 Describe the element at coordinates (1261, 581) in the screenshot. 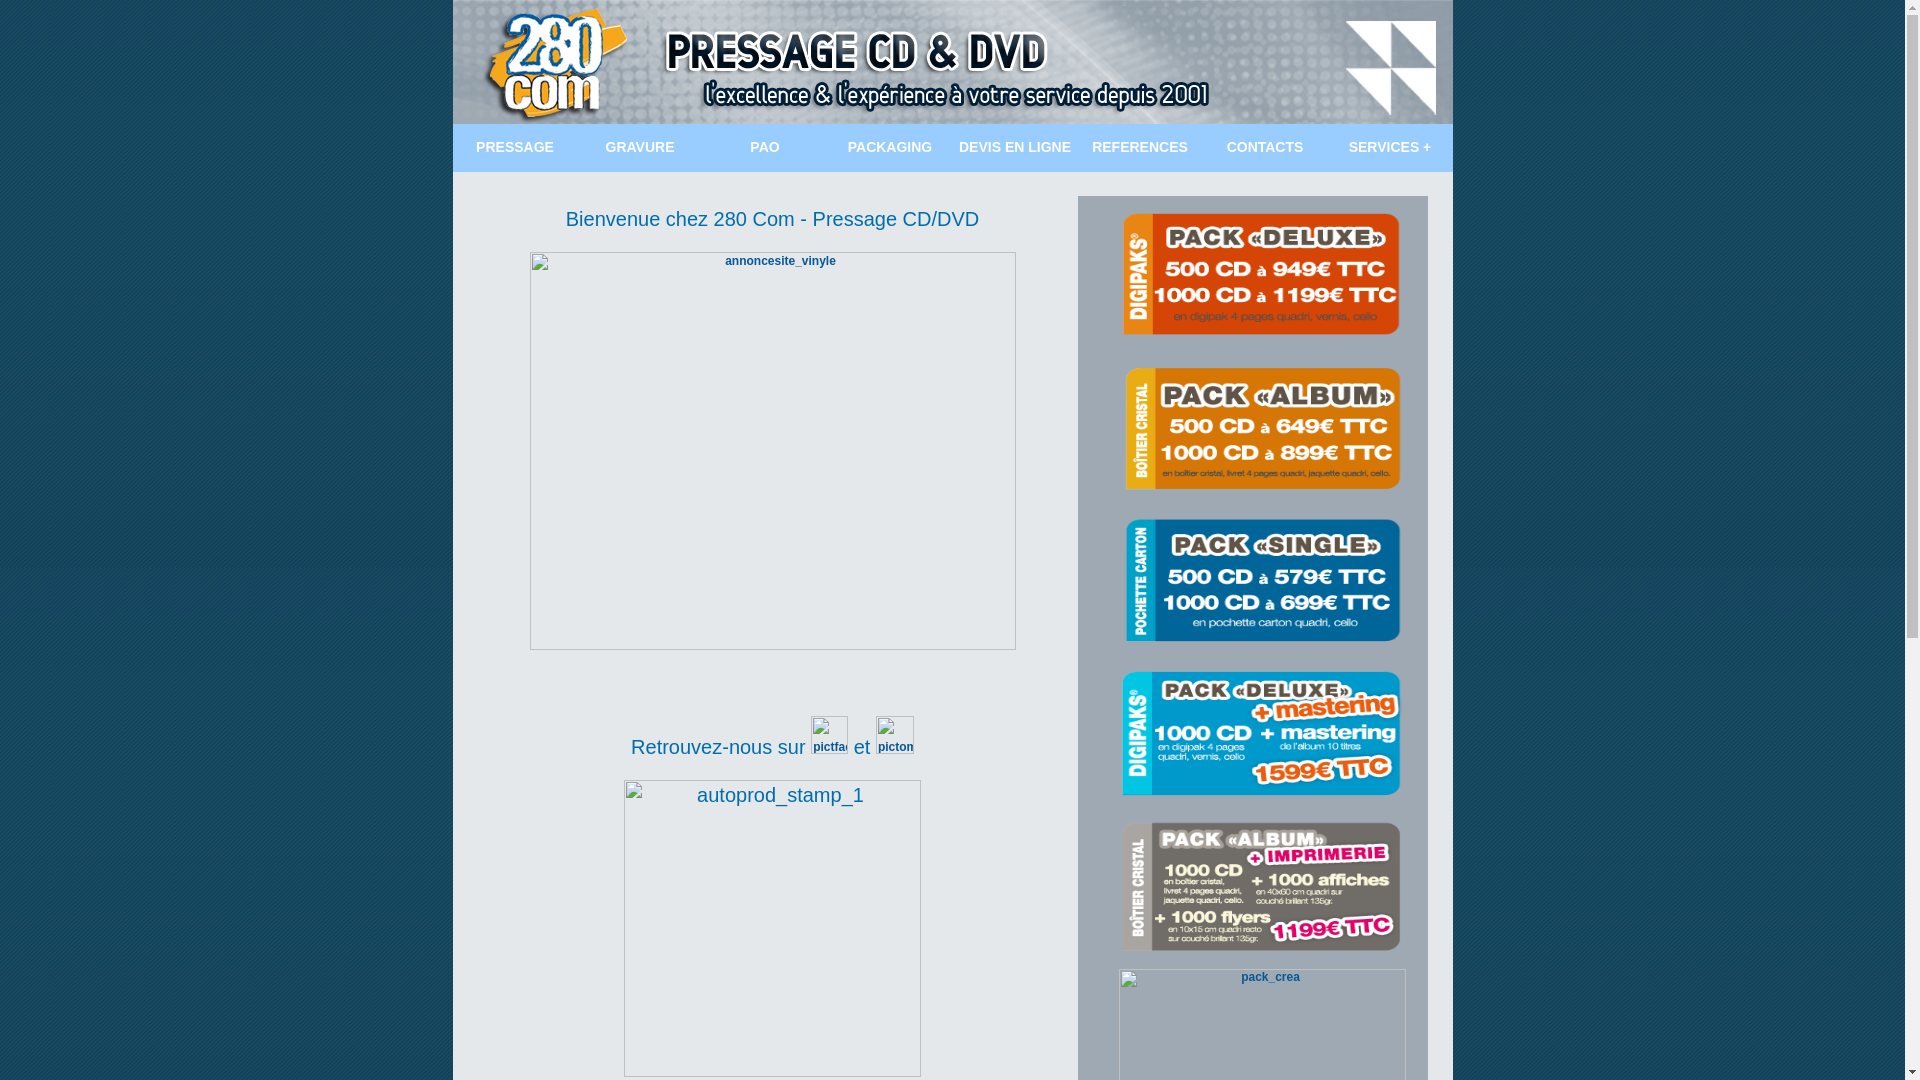

I see `'Pack_single_1000'` at that location.